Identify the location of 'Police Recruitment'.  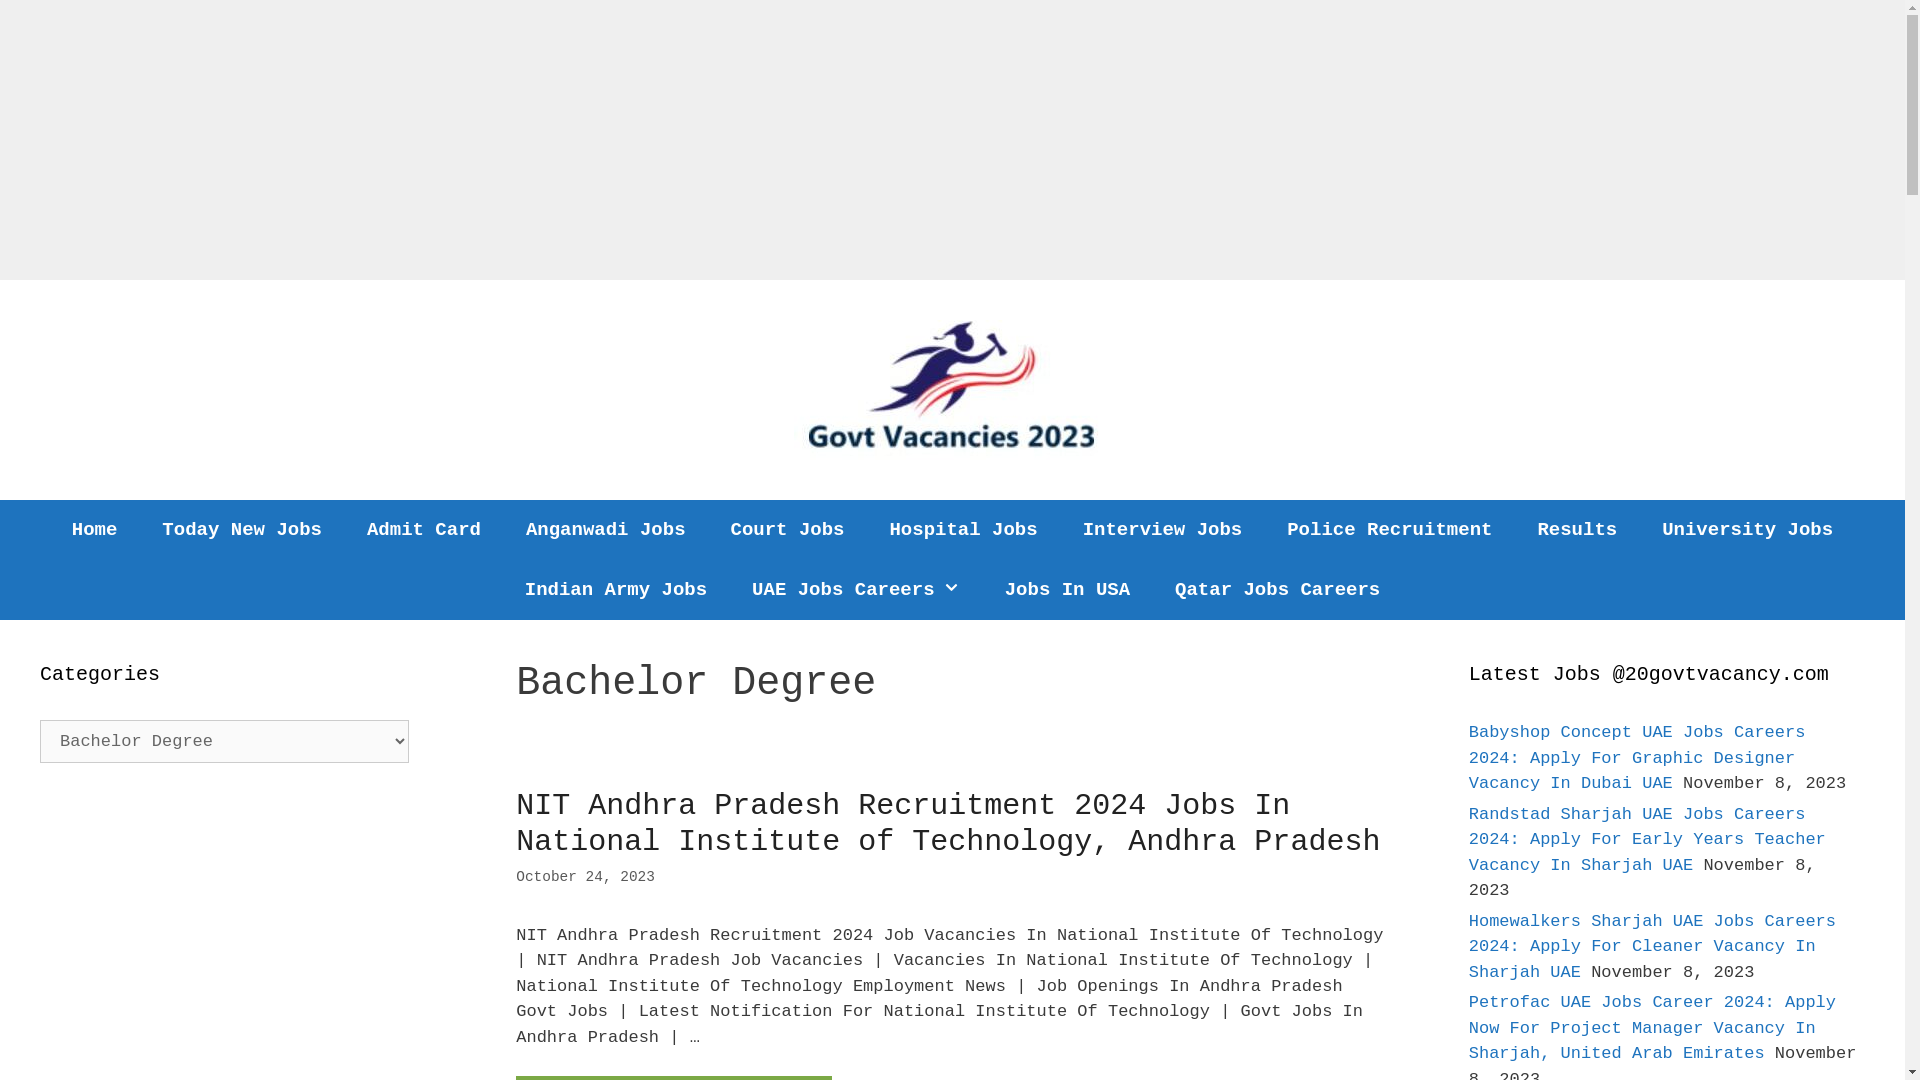
(1388, 528).